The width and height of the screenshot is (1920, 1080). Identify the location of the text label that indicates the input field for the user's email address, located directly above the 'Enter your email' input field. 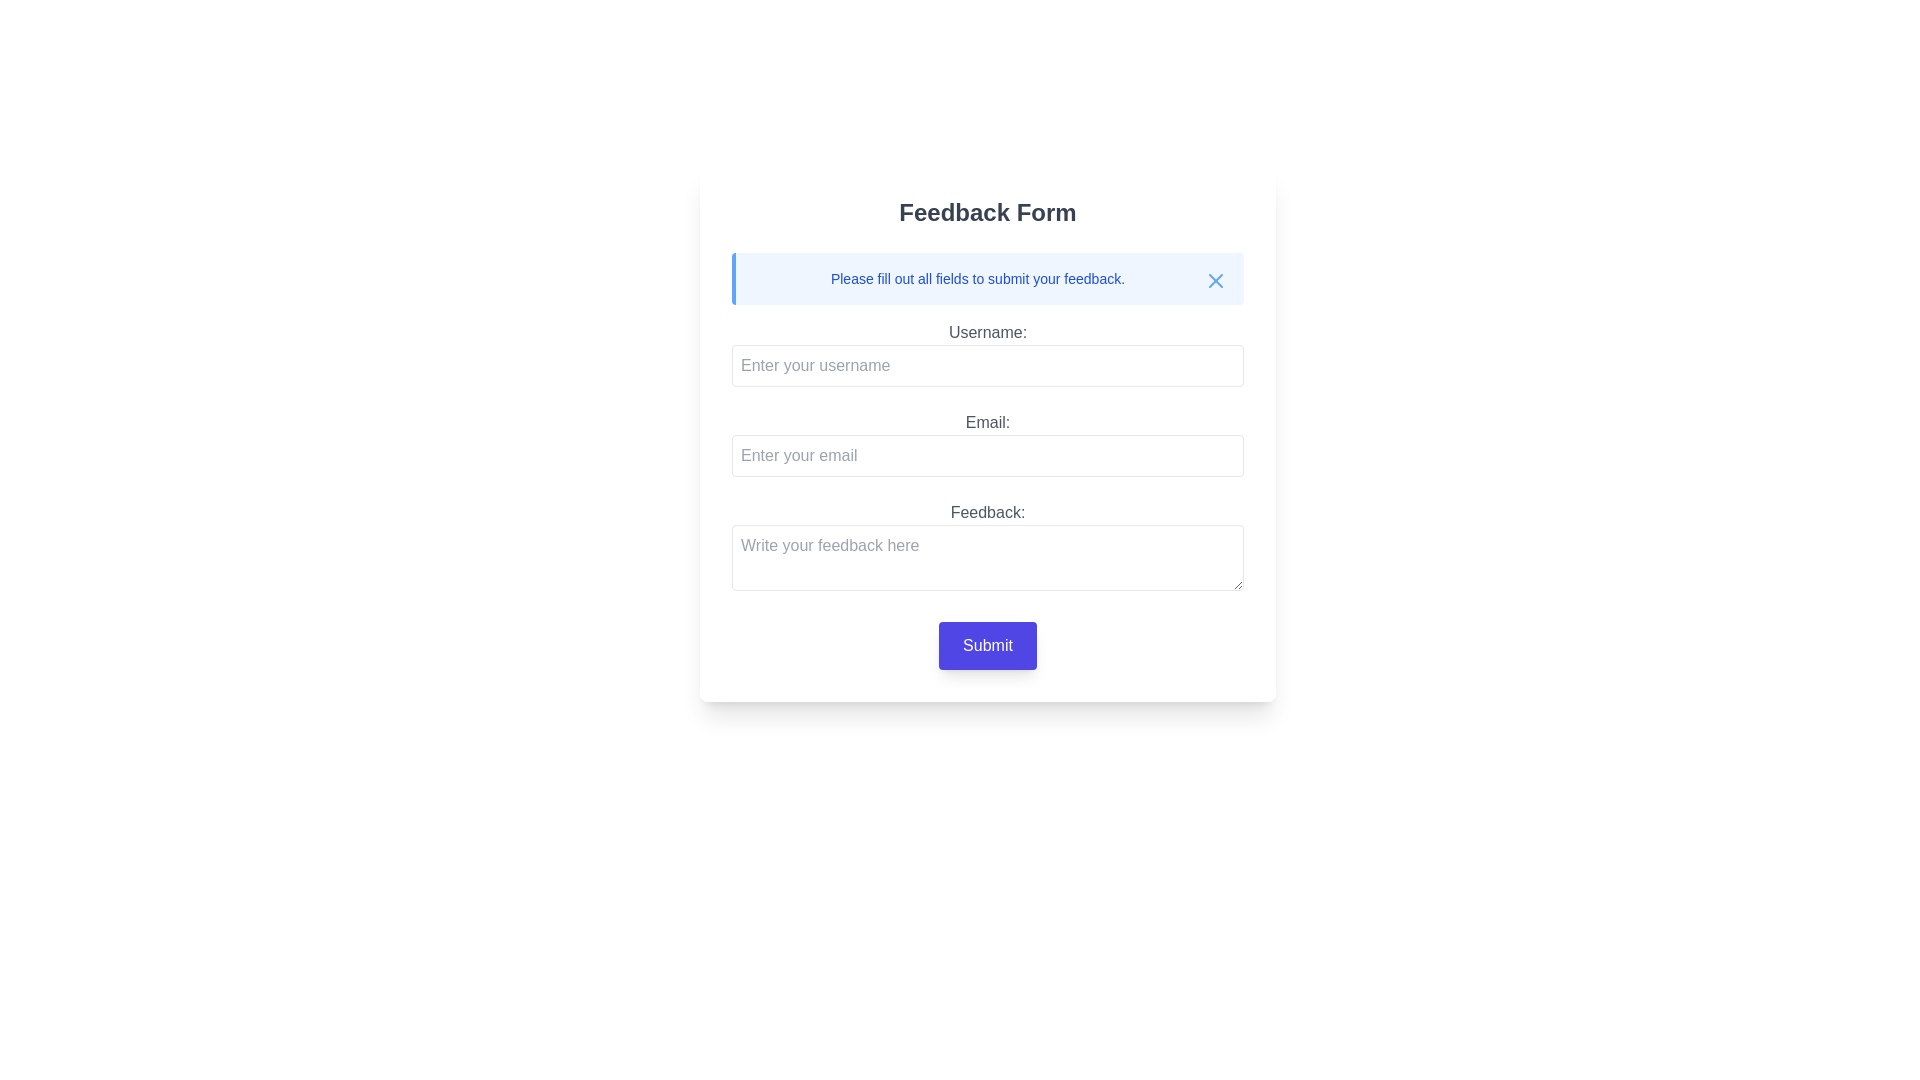
(988, 422).